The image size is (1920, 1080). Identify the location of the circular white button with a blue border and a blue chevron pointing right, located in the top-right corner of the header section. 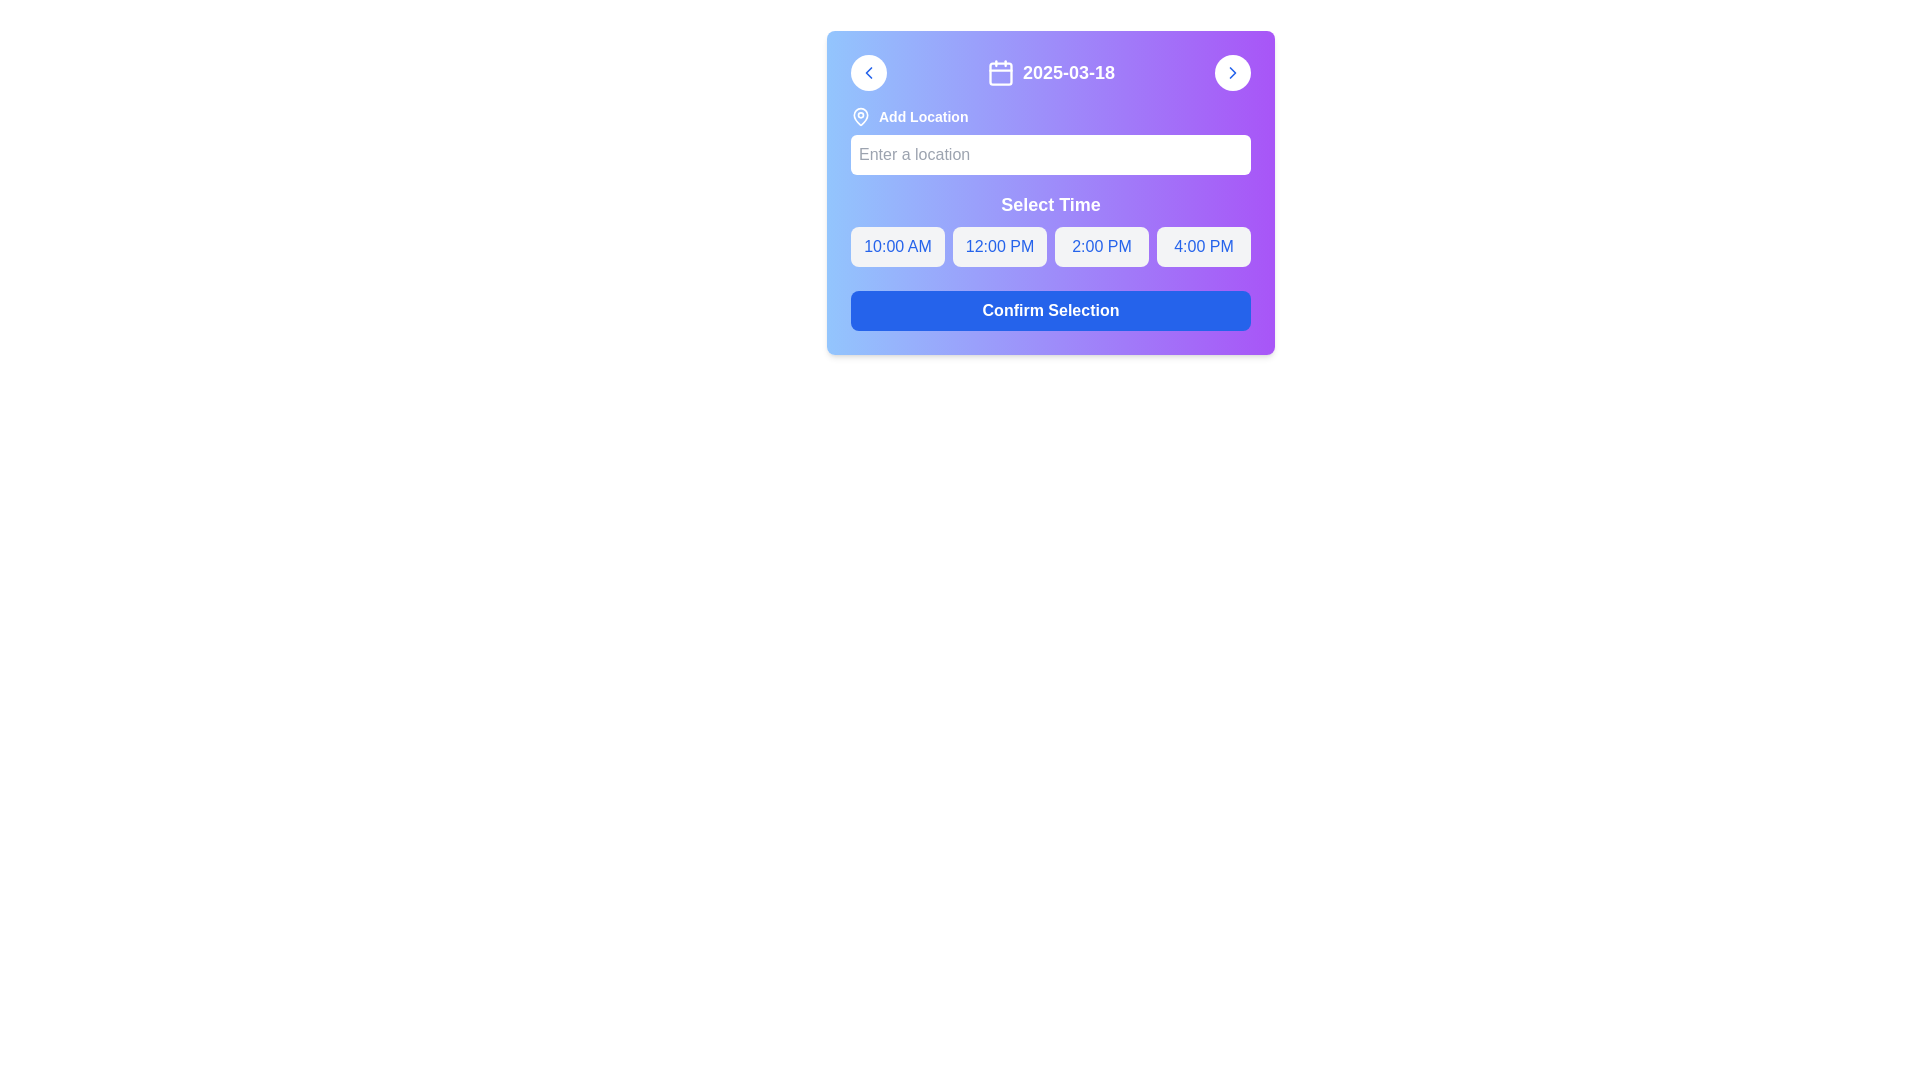
(1232, 72).